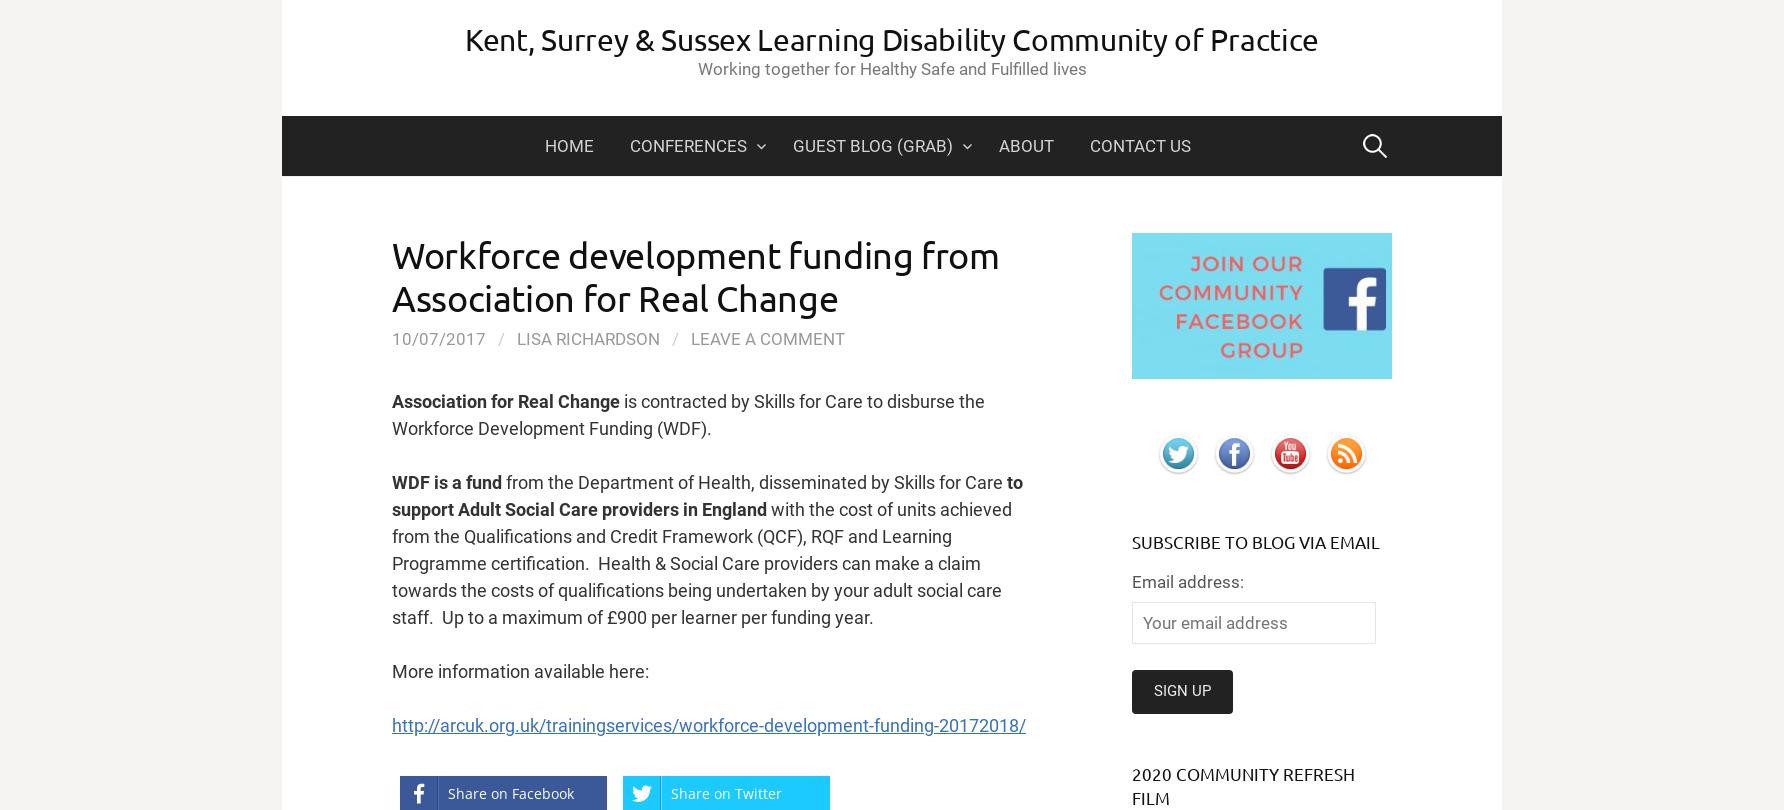 The height and width of the screenshot is (810, 1784). I want to click on 'providers in England', so click(600, 509).